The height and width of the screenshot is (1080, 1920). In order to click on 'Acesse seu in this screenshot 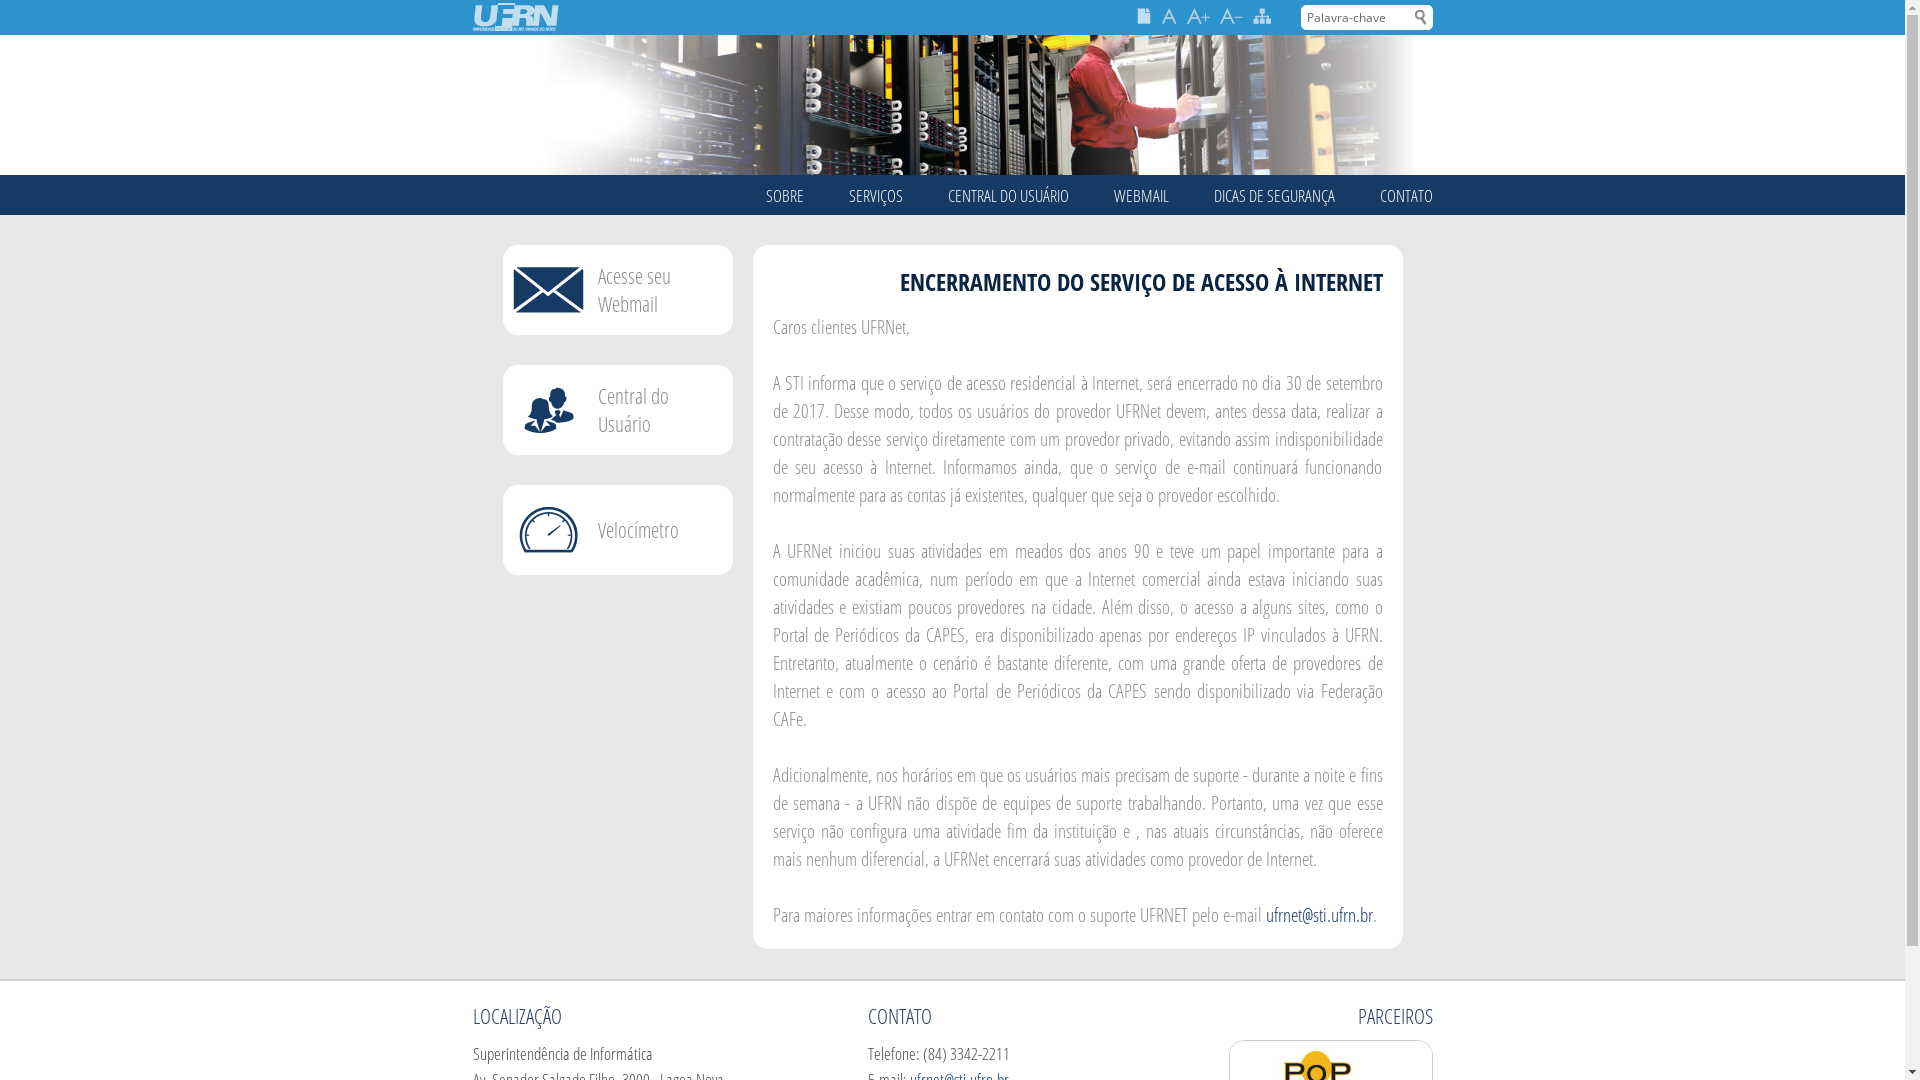, I will do `click(616, 289)`.